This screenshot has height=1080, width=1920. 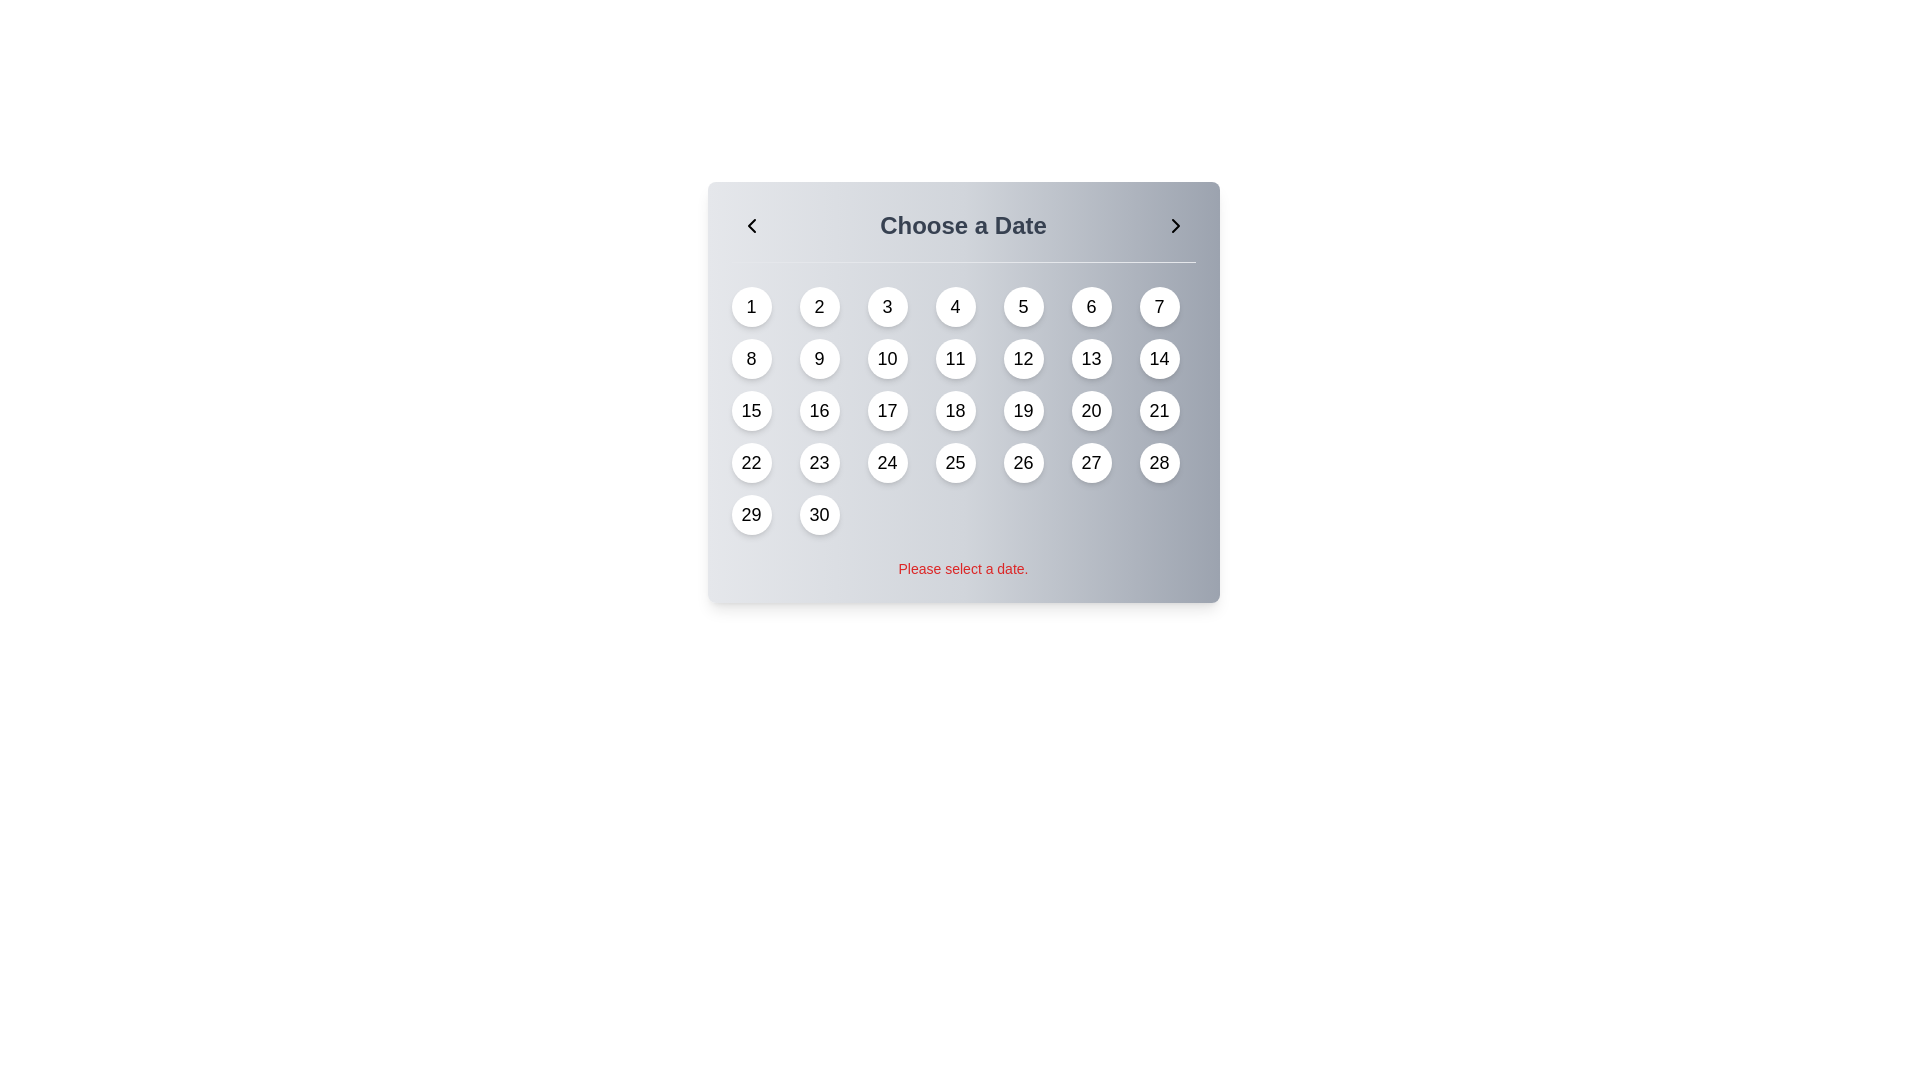 What do you see at coordinates (1159, 307) in the screenshot?
I see `the button representing the day number '7' in the date picker interface` at bounding box center [1159, 307].